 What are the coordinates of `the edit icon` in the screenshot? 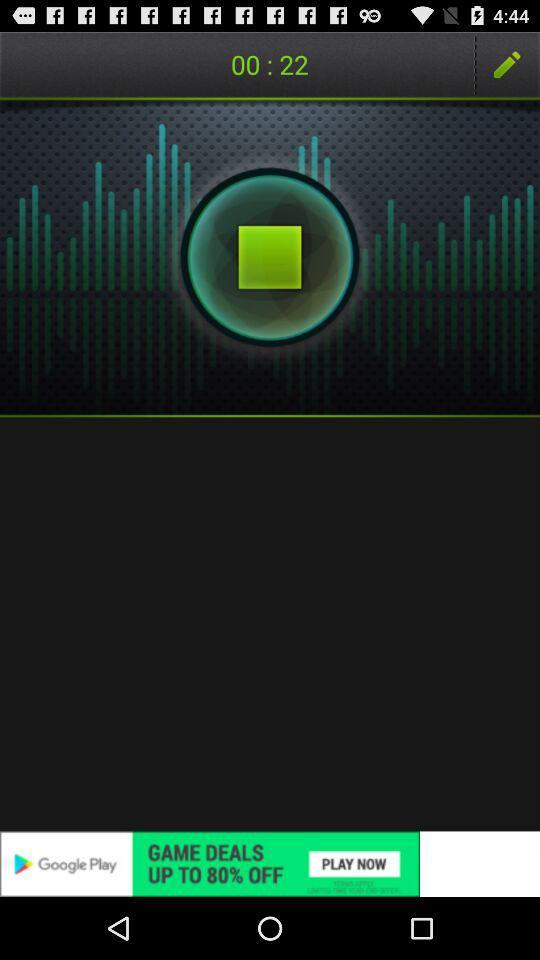 It's located at (507, 68).